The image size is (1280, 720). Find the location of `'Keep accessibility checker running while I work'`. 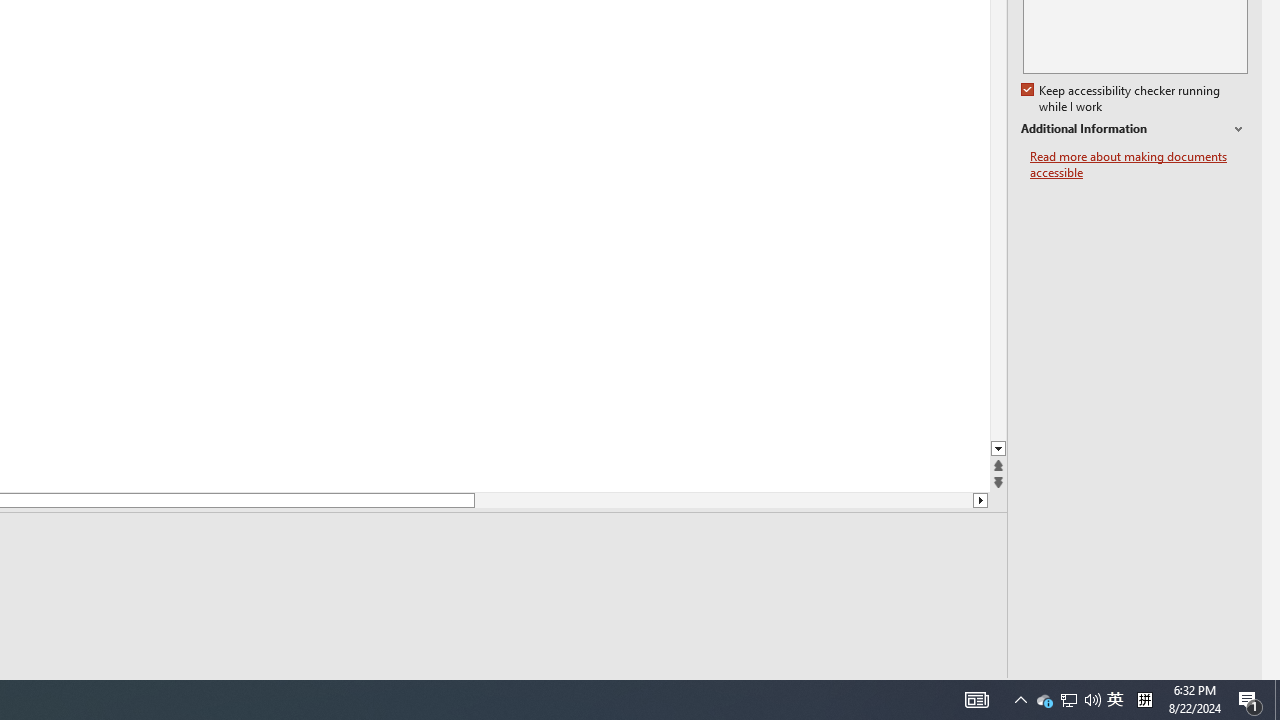

'Keep accessibility checker running while I work' is located at coordinates (1122, 99).